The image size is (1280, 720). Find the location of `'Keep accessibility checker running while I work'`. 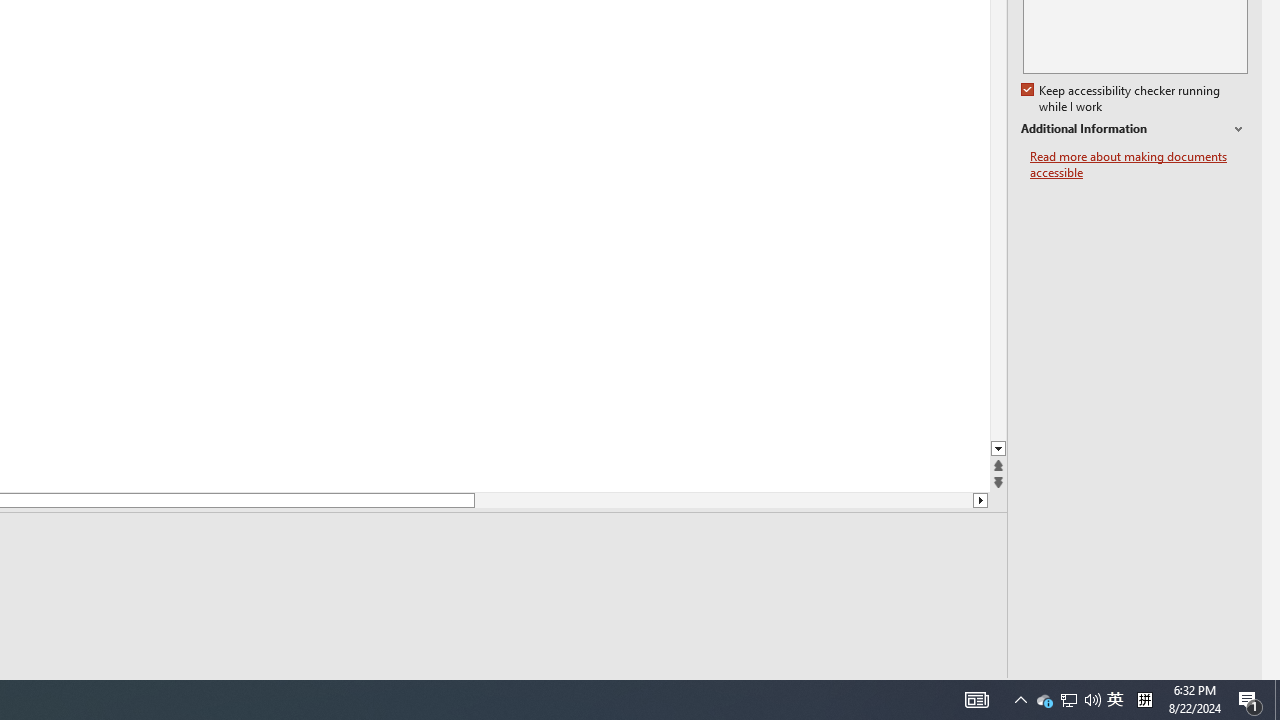

'Keep accessibility checker running while I work' is located at coordinates (1122, 99).